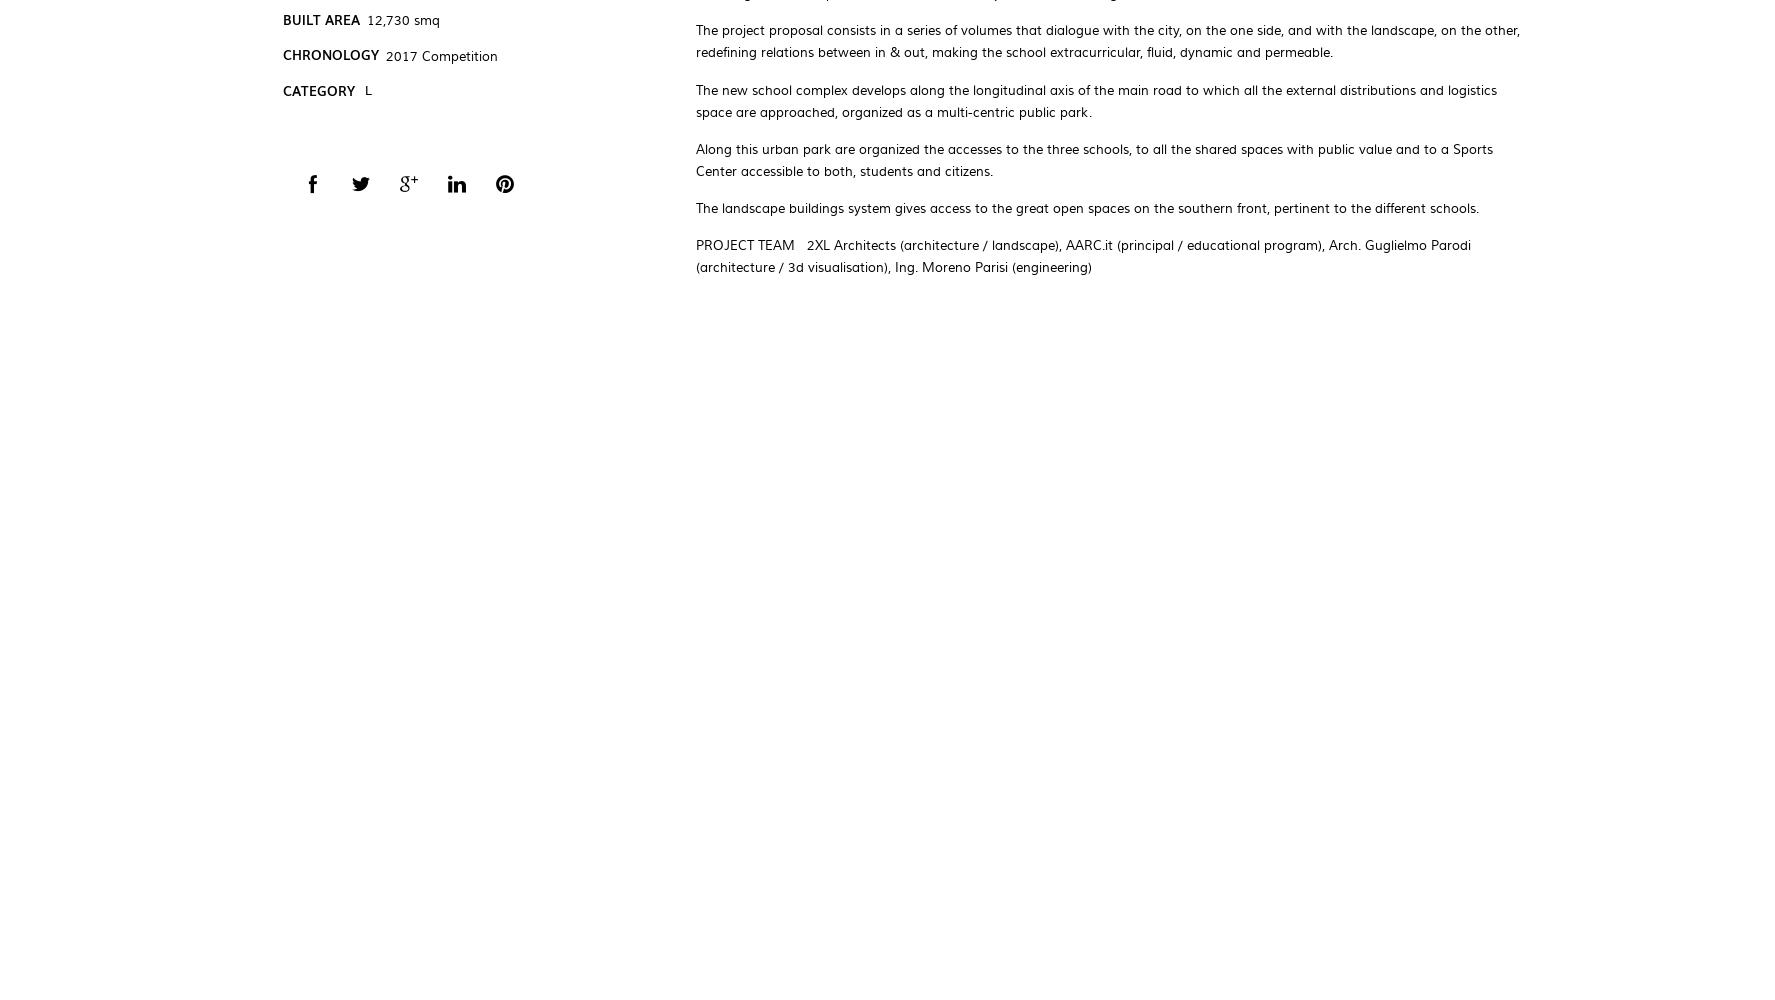  What do you see at coordinates (328, 54) in the screenshot?
I see `'Chronology'` at bounding box center [328, 54].